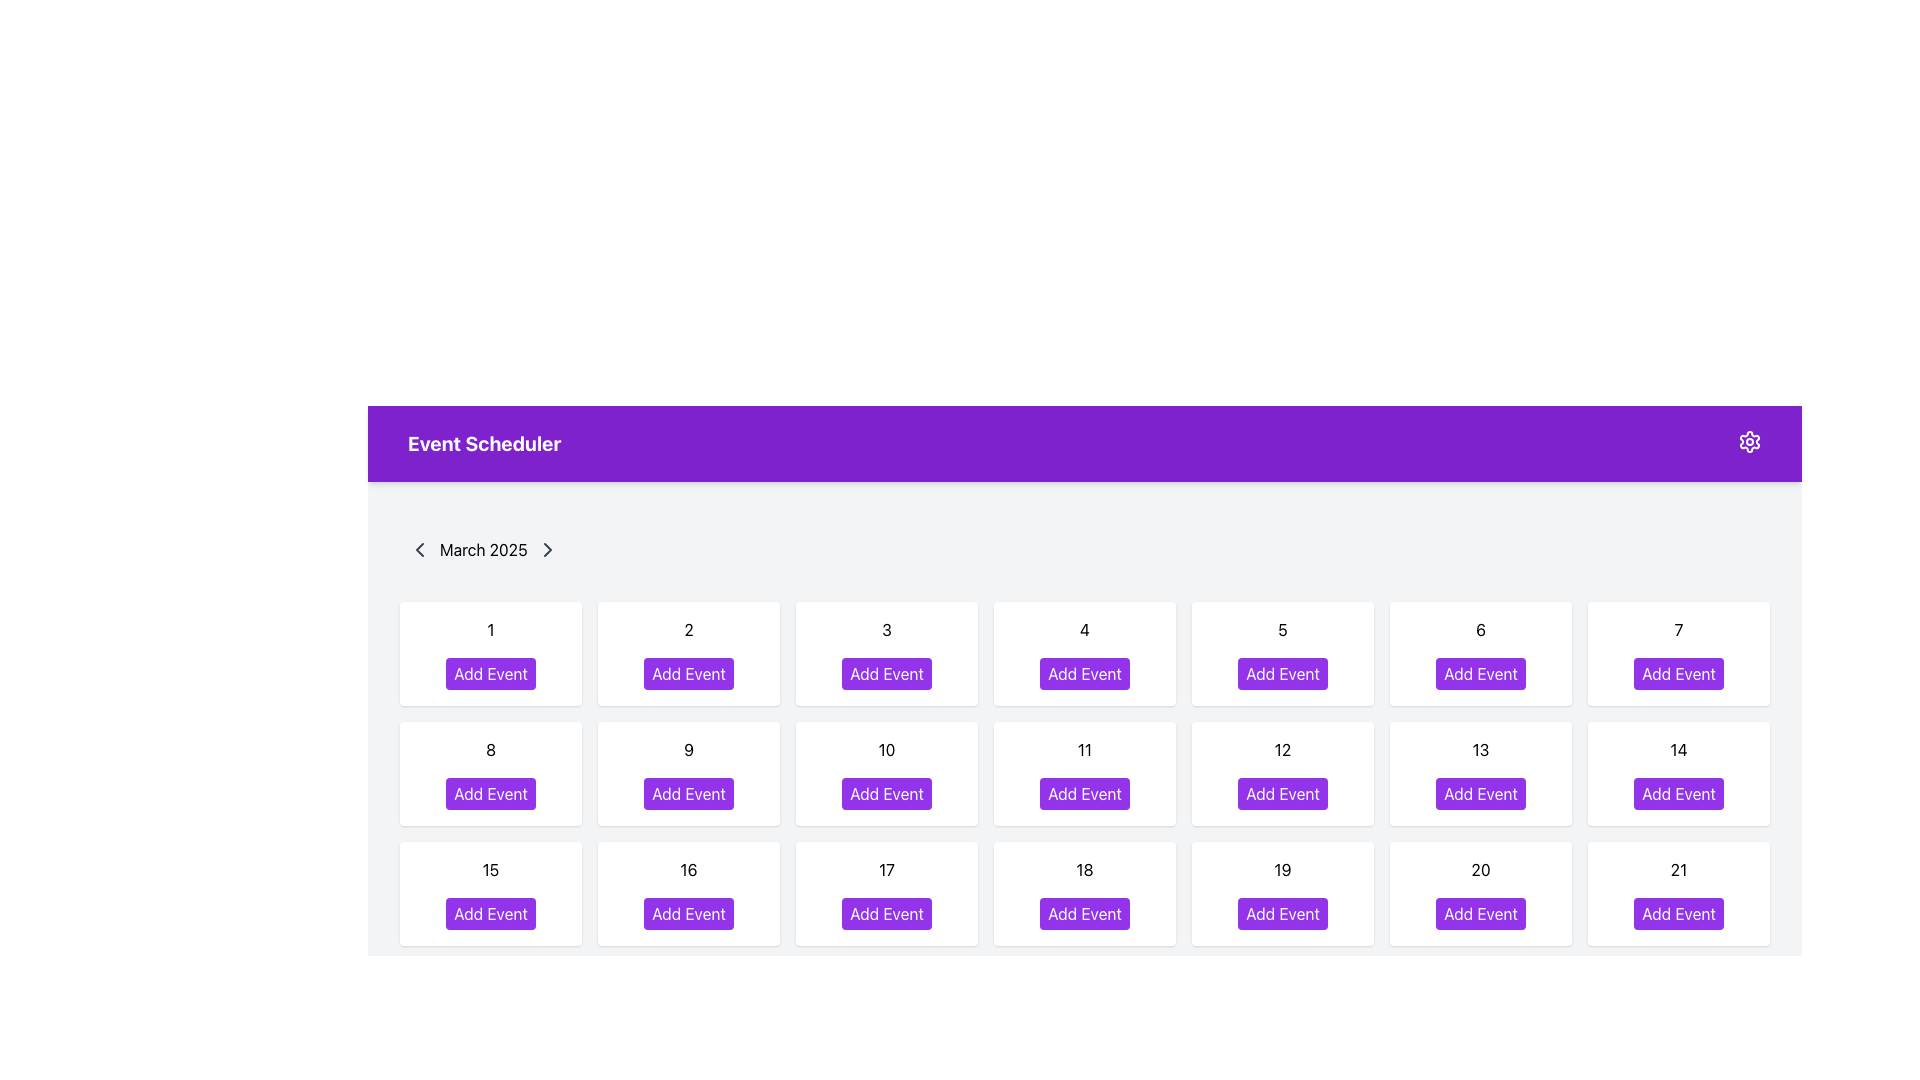 Image resolution: width=1920 pixels, height=1080 pixels. What do you see at coordinates (490, 914) in the screenshot?
I see `the 'Add Event' button, which is a rectangular button with a purple background and white text, located in the calendar interface for the date '15'` at bounding box center [490, 914].